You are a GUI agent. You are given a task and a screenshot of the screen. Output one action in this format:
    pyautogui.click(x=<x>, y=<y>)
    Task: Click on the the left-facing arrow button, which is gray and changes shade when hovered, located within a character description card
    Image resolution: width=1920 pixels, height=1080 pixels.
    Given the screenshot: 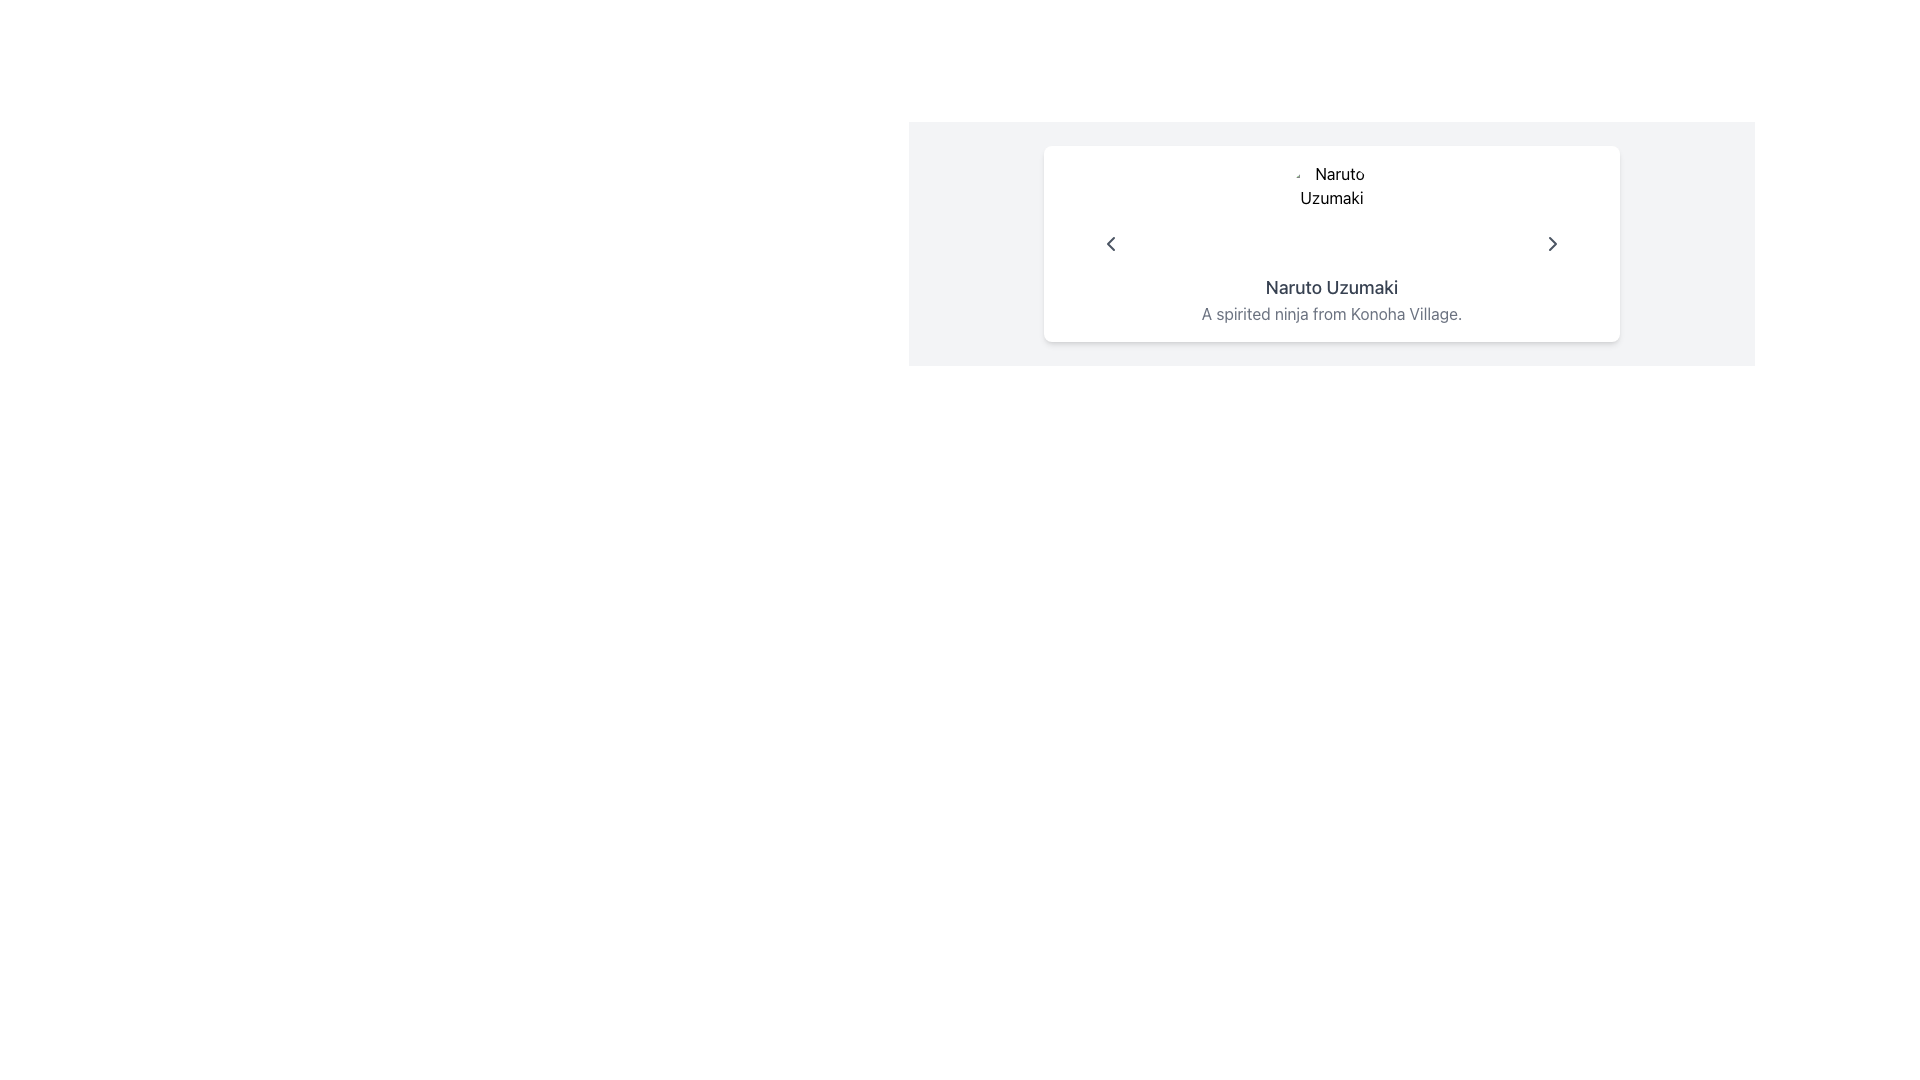 What is the action you would take?
    pyautogui.click(x=1110, y=242)
    